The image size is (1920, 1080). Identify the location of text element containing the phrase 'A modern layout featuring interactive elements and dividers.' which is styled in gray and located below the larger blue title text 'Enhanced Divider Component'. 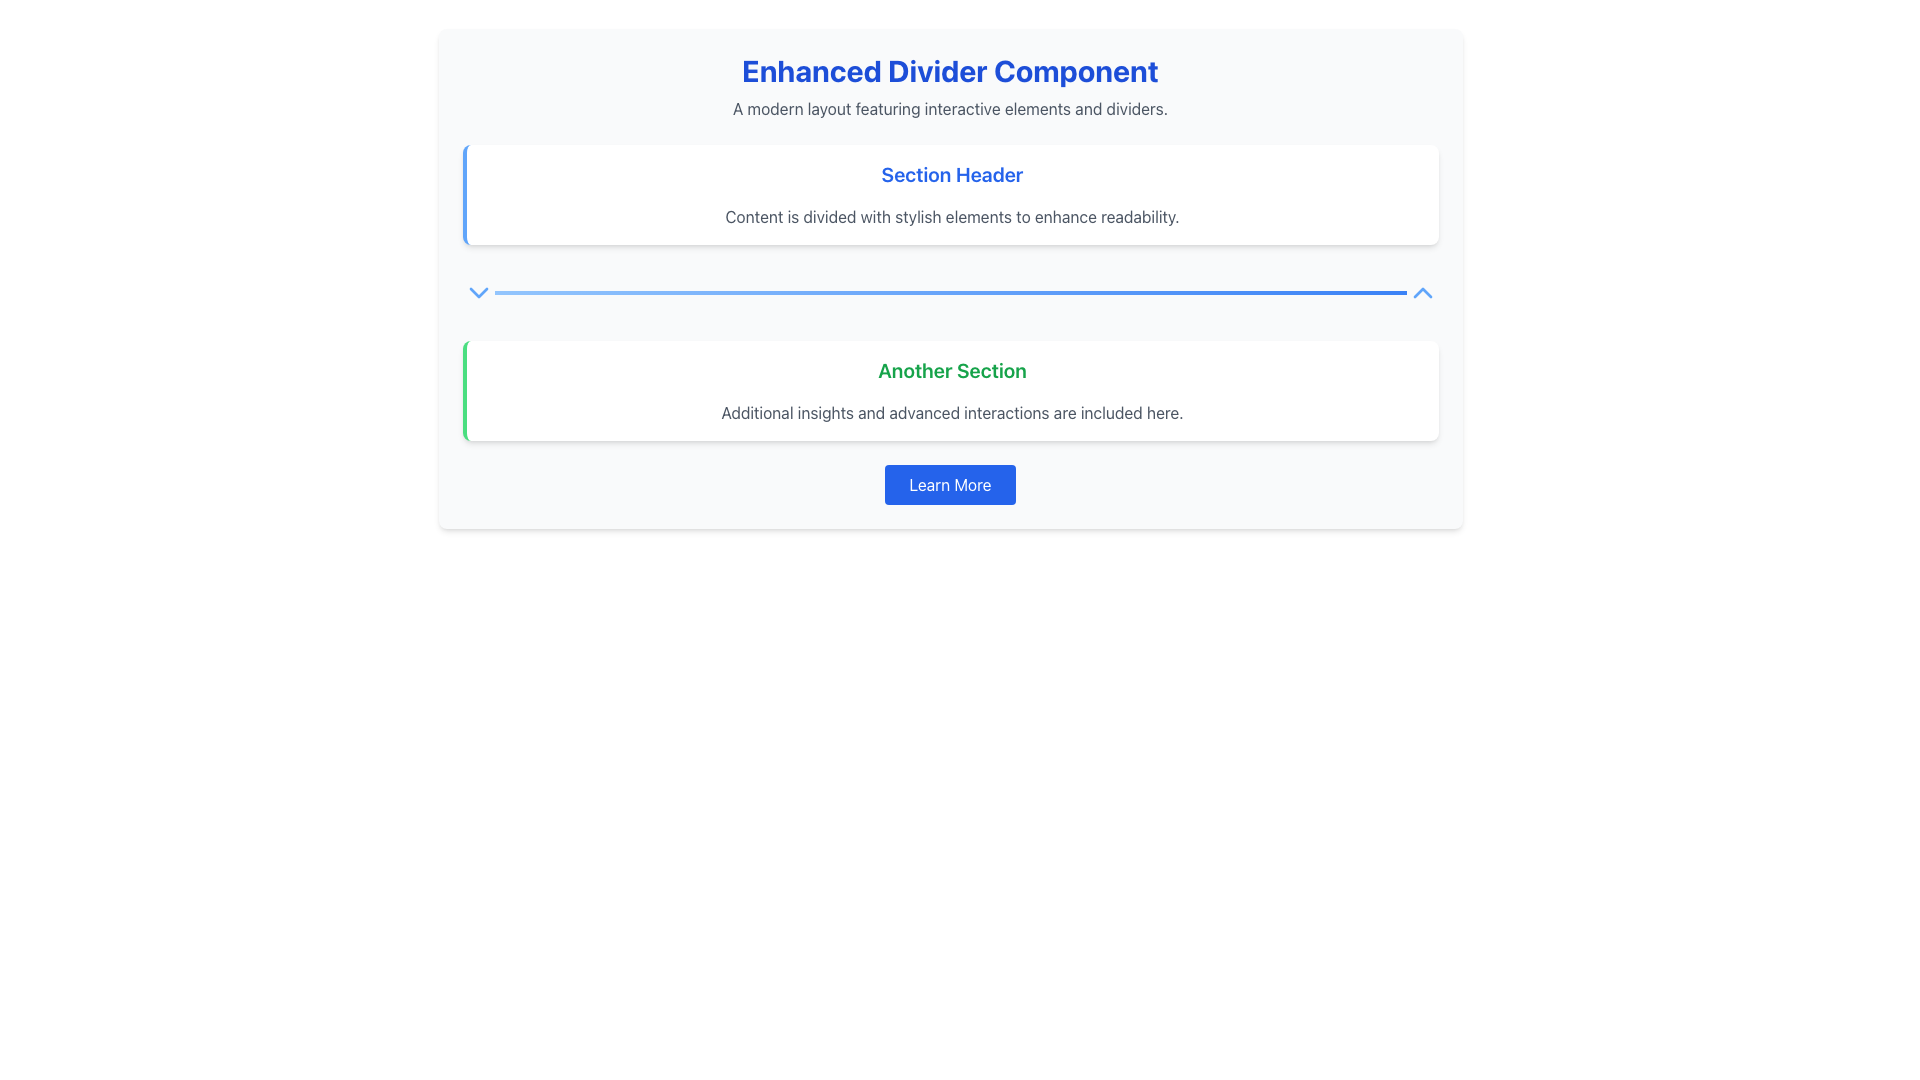
(949, 108).